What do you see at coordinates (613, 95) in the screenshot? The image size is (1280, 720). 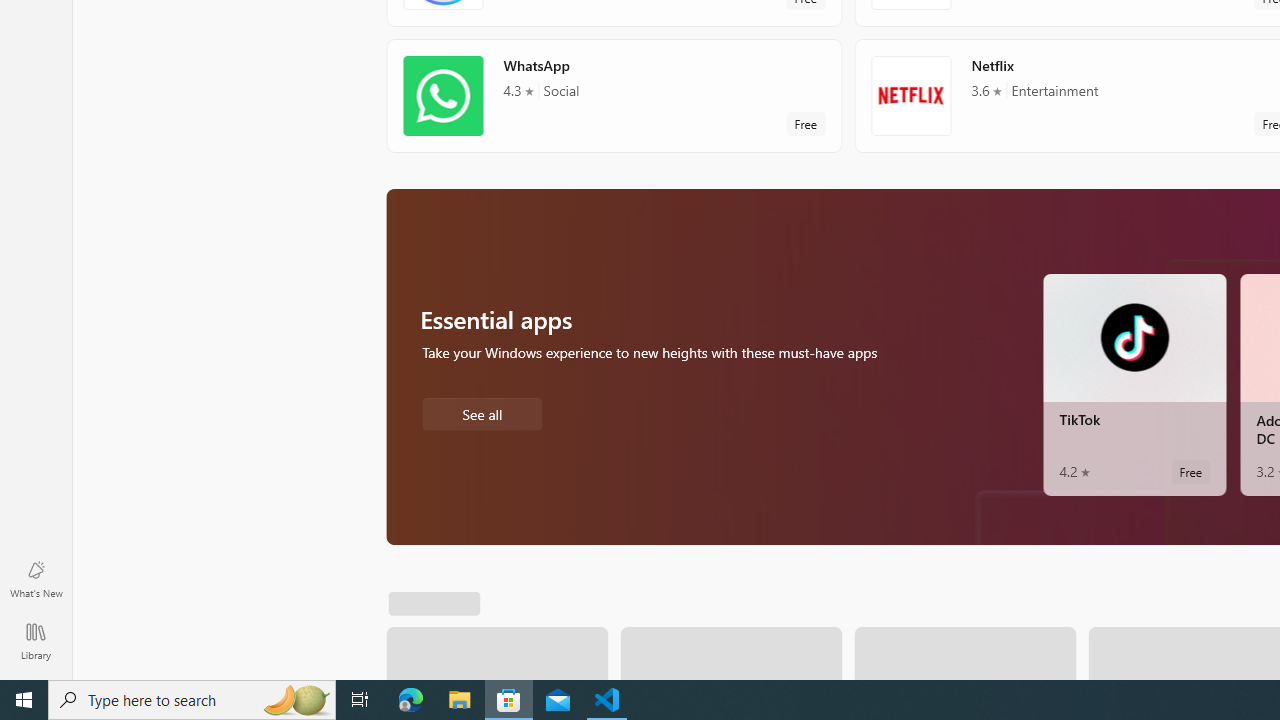 I see `'WhatsApp. Average rating of 4.3 out of five stars. Free  '` at bounding box center [613, 95].